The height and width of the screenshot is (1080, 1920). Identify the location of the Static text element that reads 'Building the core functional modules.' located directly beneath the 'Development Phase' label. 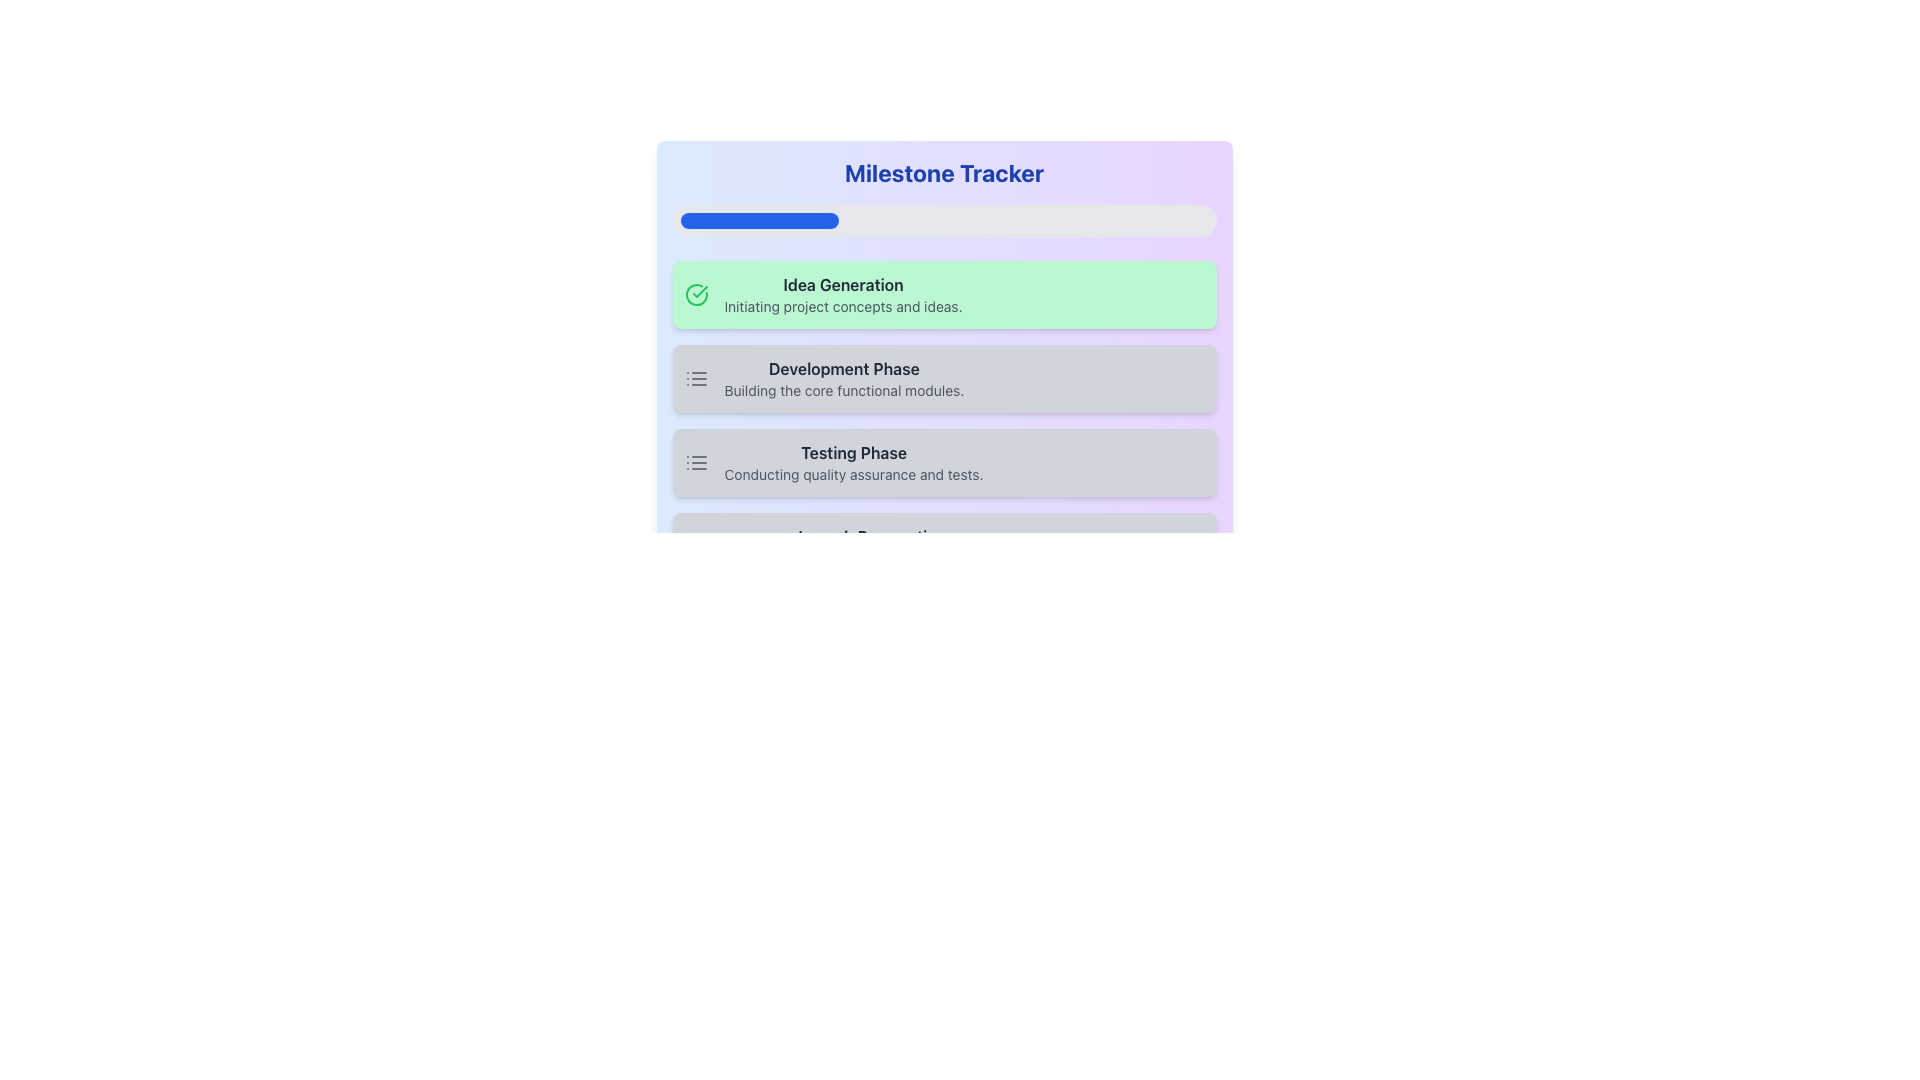
(844, 390).